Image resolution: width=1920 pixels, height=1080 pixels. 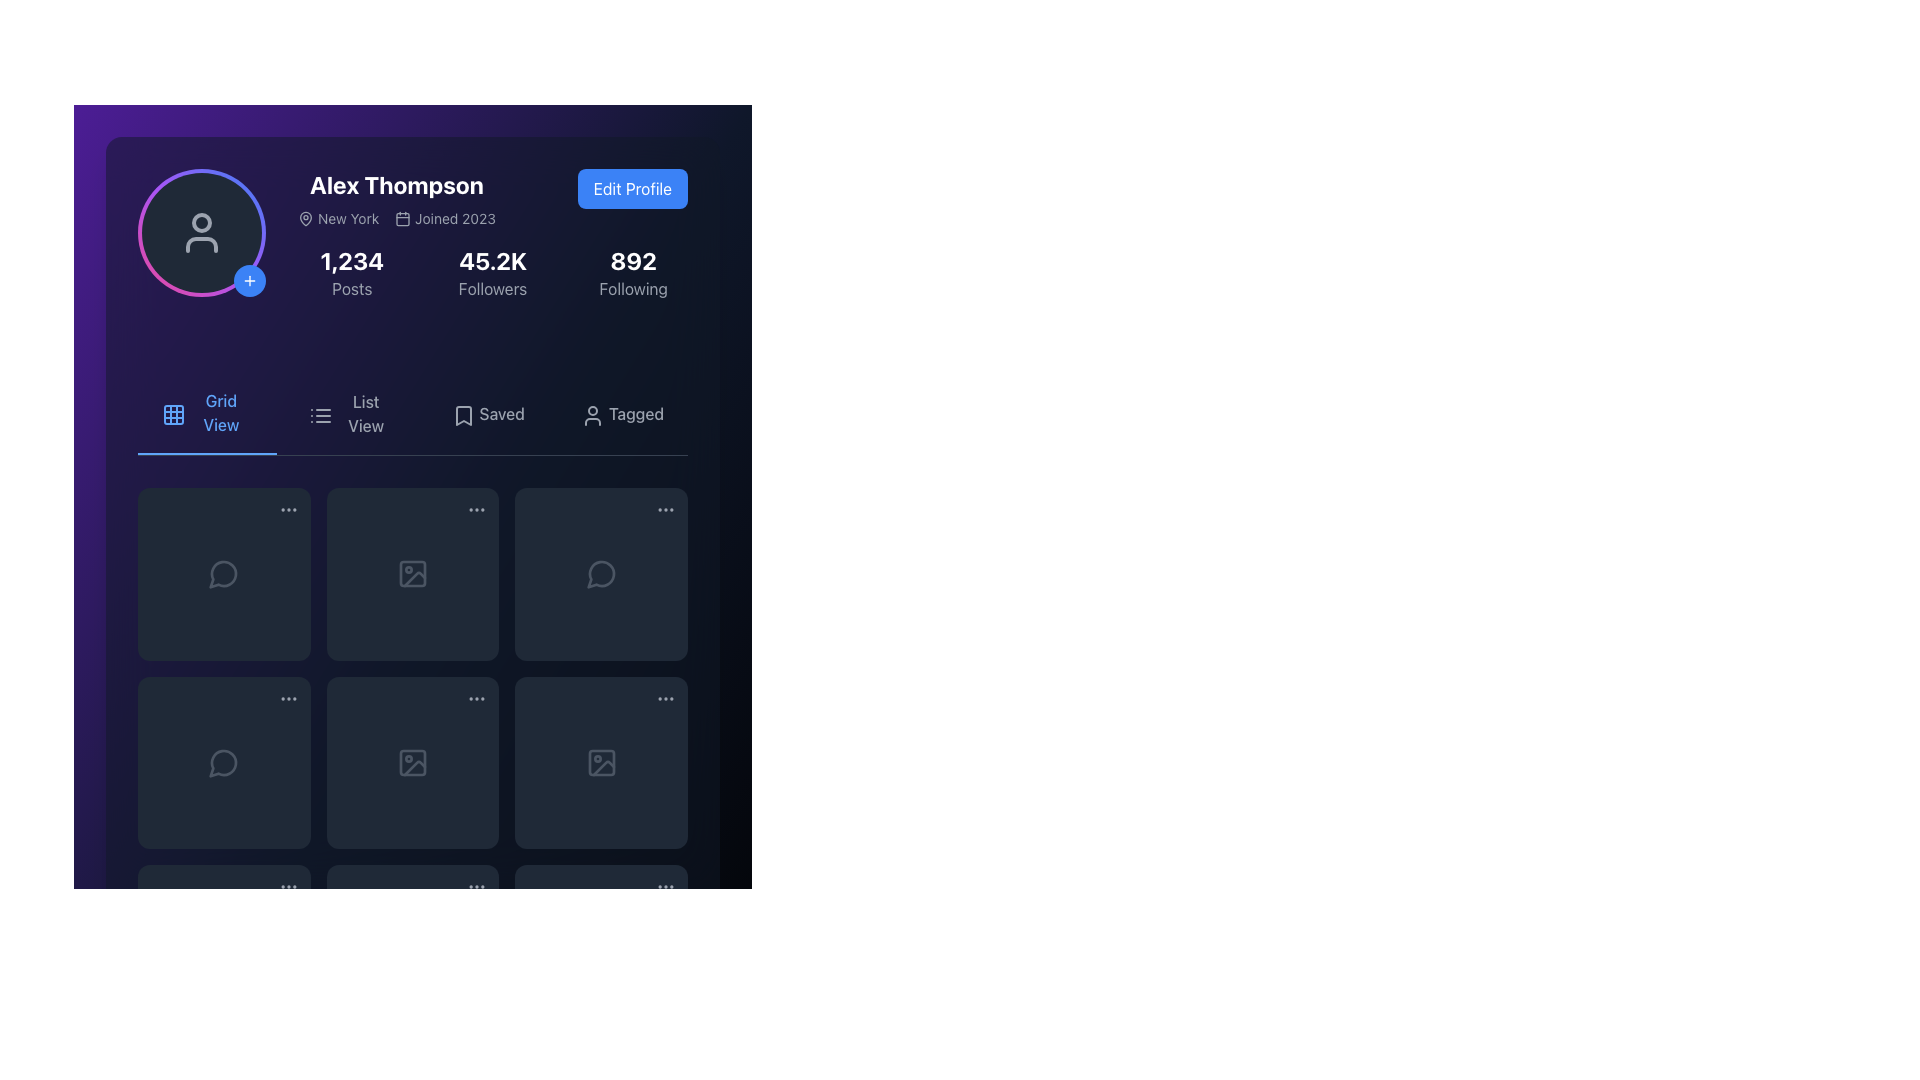 What do you see at coordinates (666, 509) in the screenshot?
I see `the icon-based interactive trigger located in the top-right corner of the grid cell` at bounding box center [666, 509].